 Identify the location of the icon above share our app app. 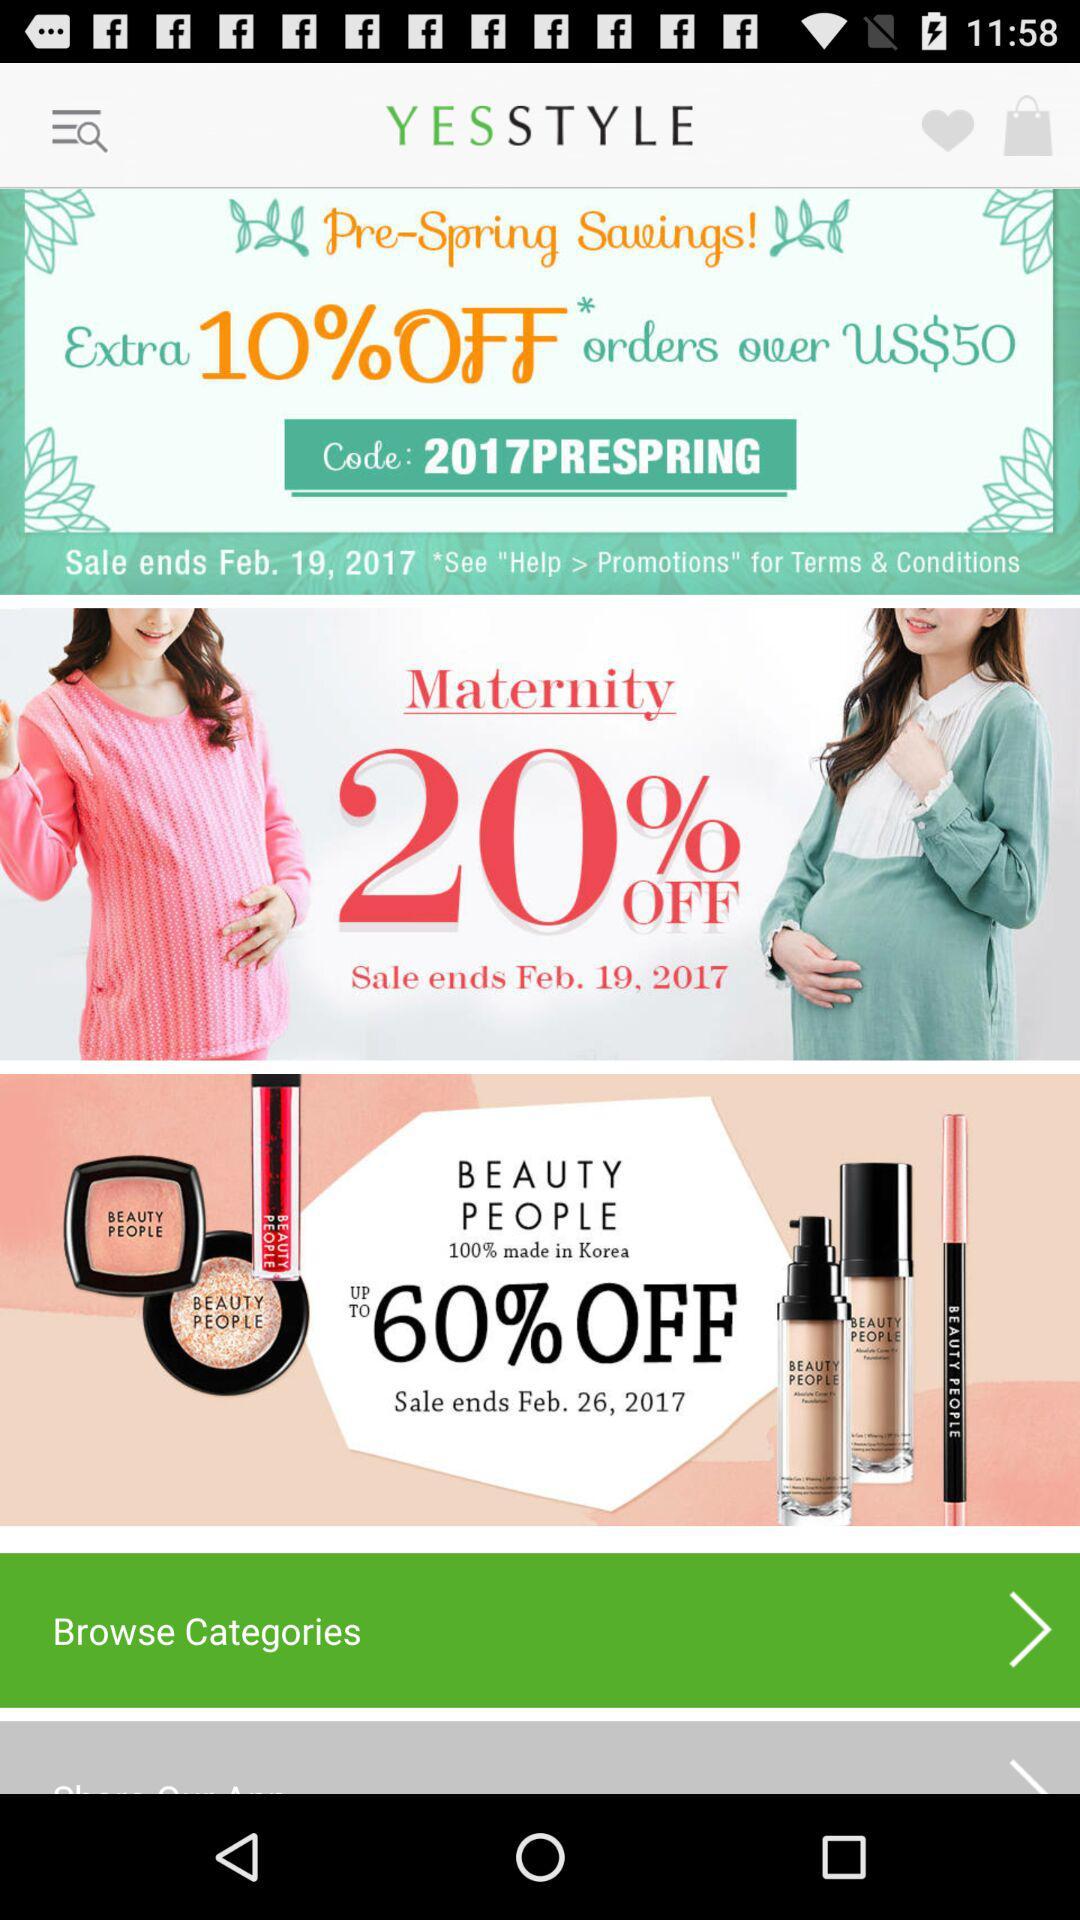
(540, 1630).